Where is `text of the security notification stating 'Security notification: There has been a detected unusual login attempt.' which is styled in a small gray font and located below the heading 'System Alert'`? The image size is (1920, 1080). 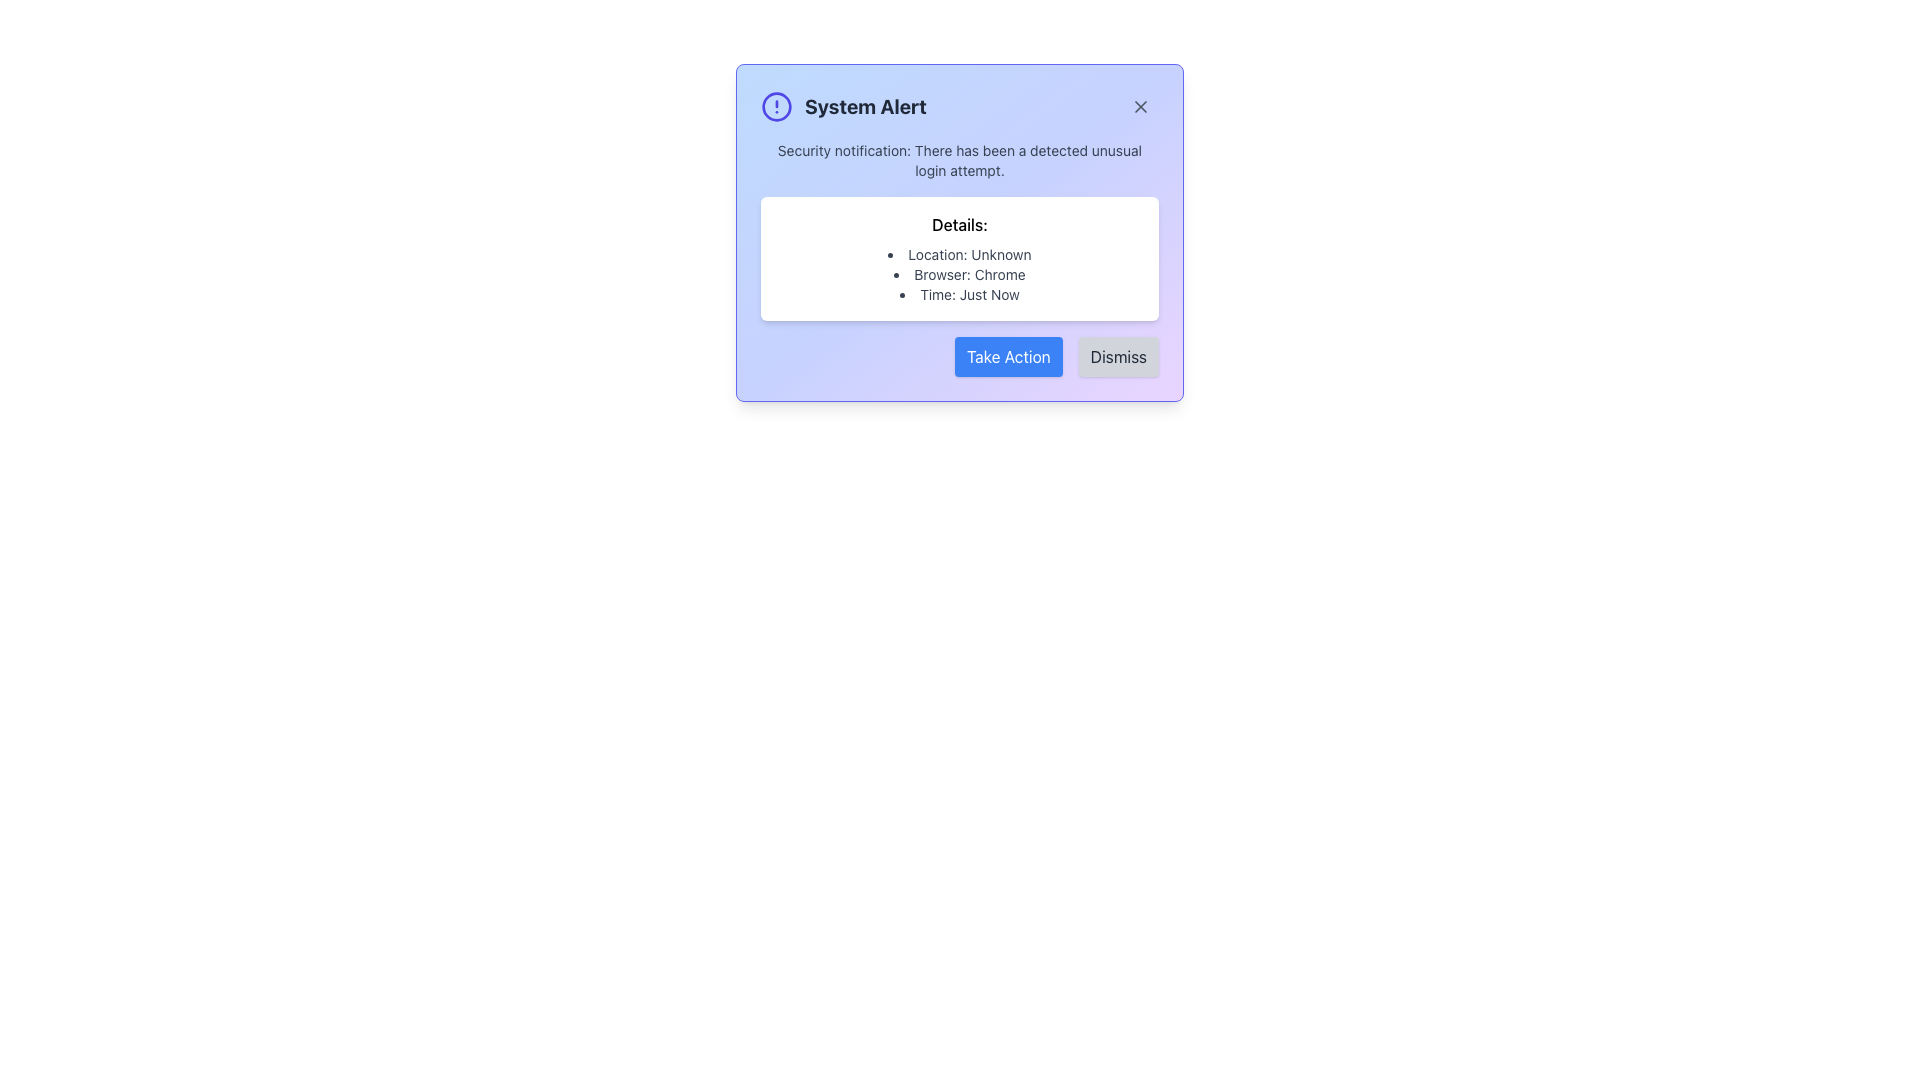
text of the security notification stating 'Security notification: There has been a detected unusual login attempt.' which is styled in a small gray font and located below the heading 'System Alert' is located at coordinates (960, 160).